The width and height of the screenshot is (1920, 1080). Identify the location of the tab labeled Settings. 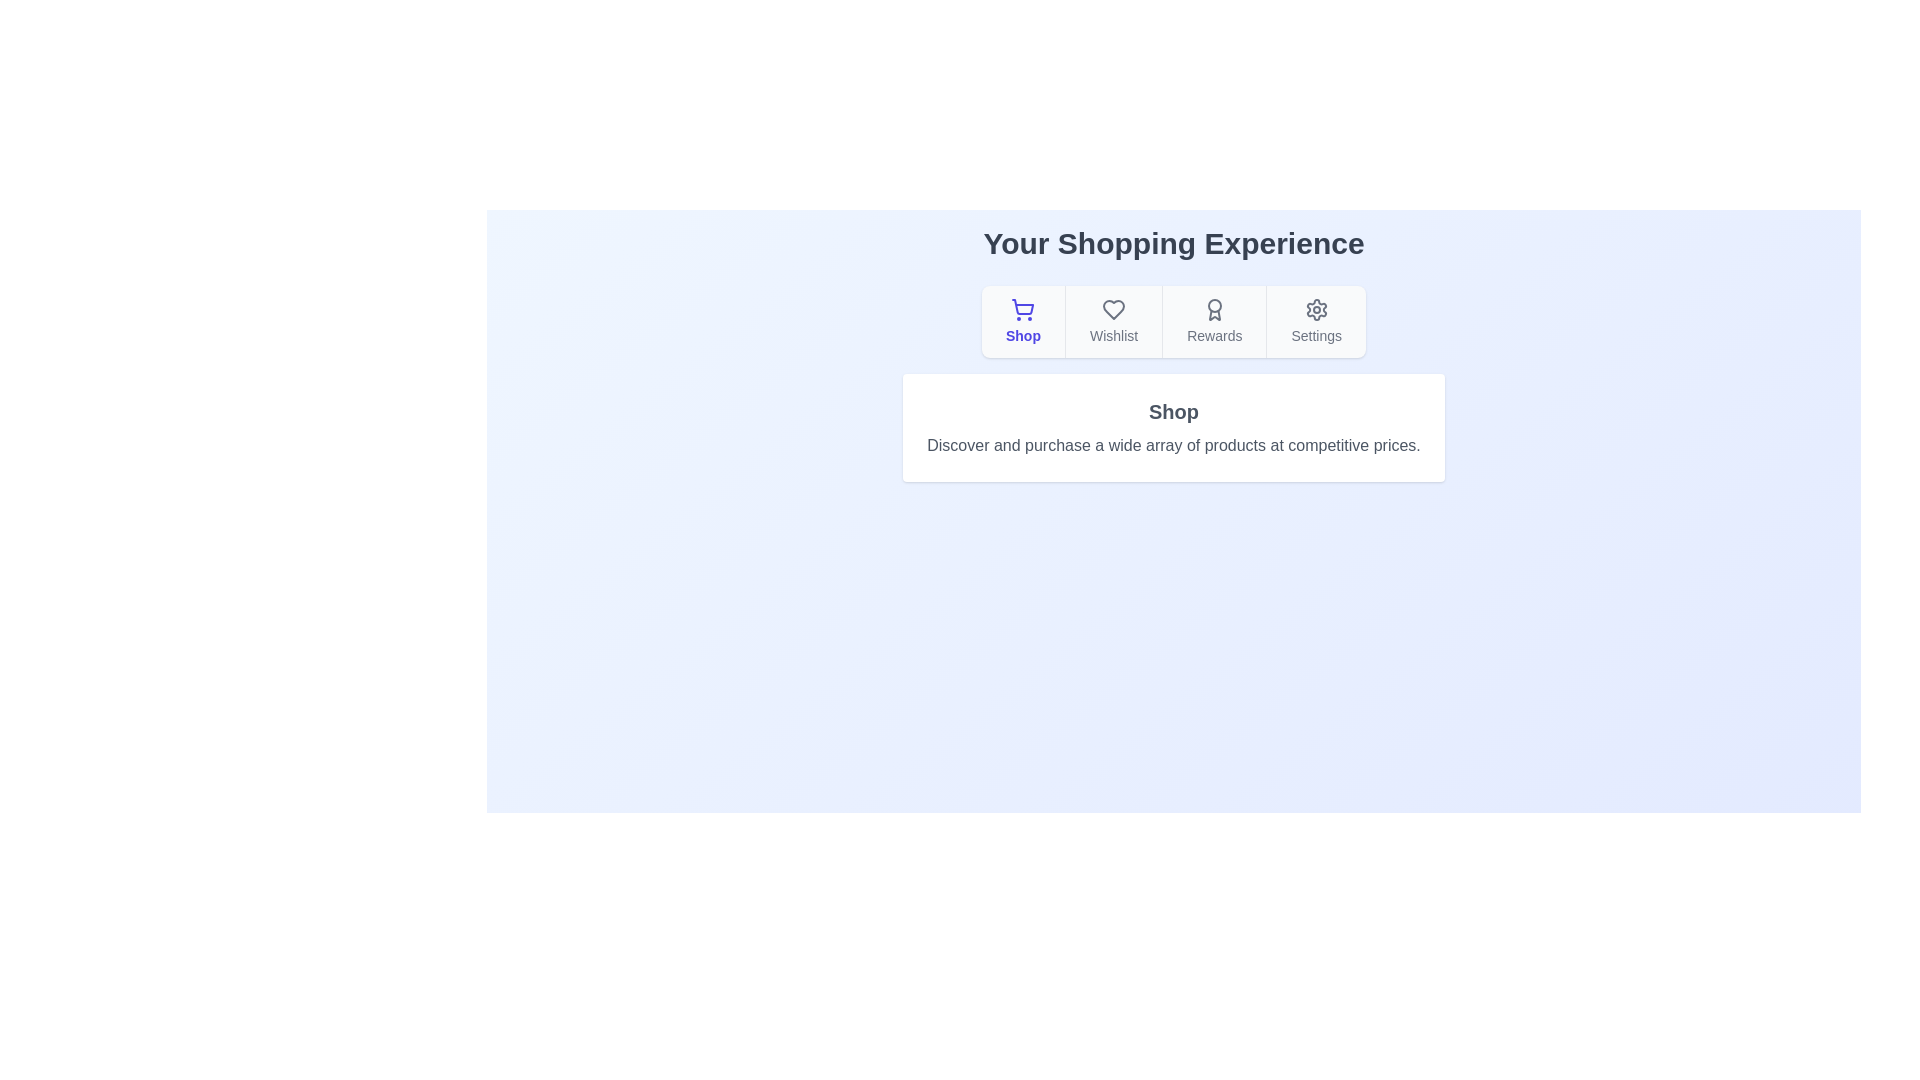
(1316, 320).